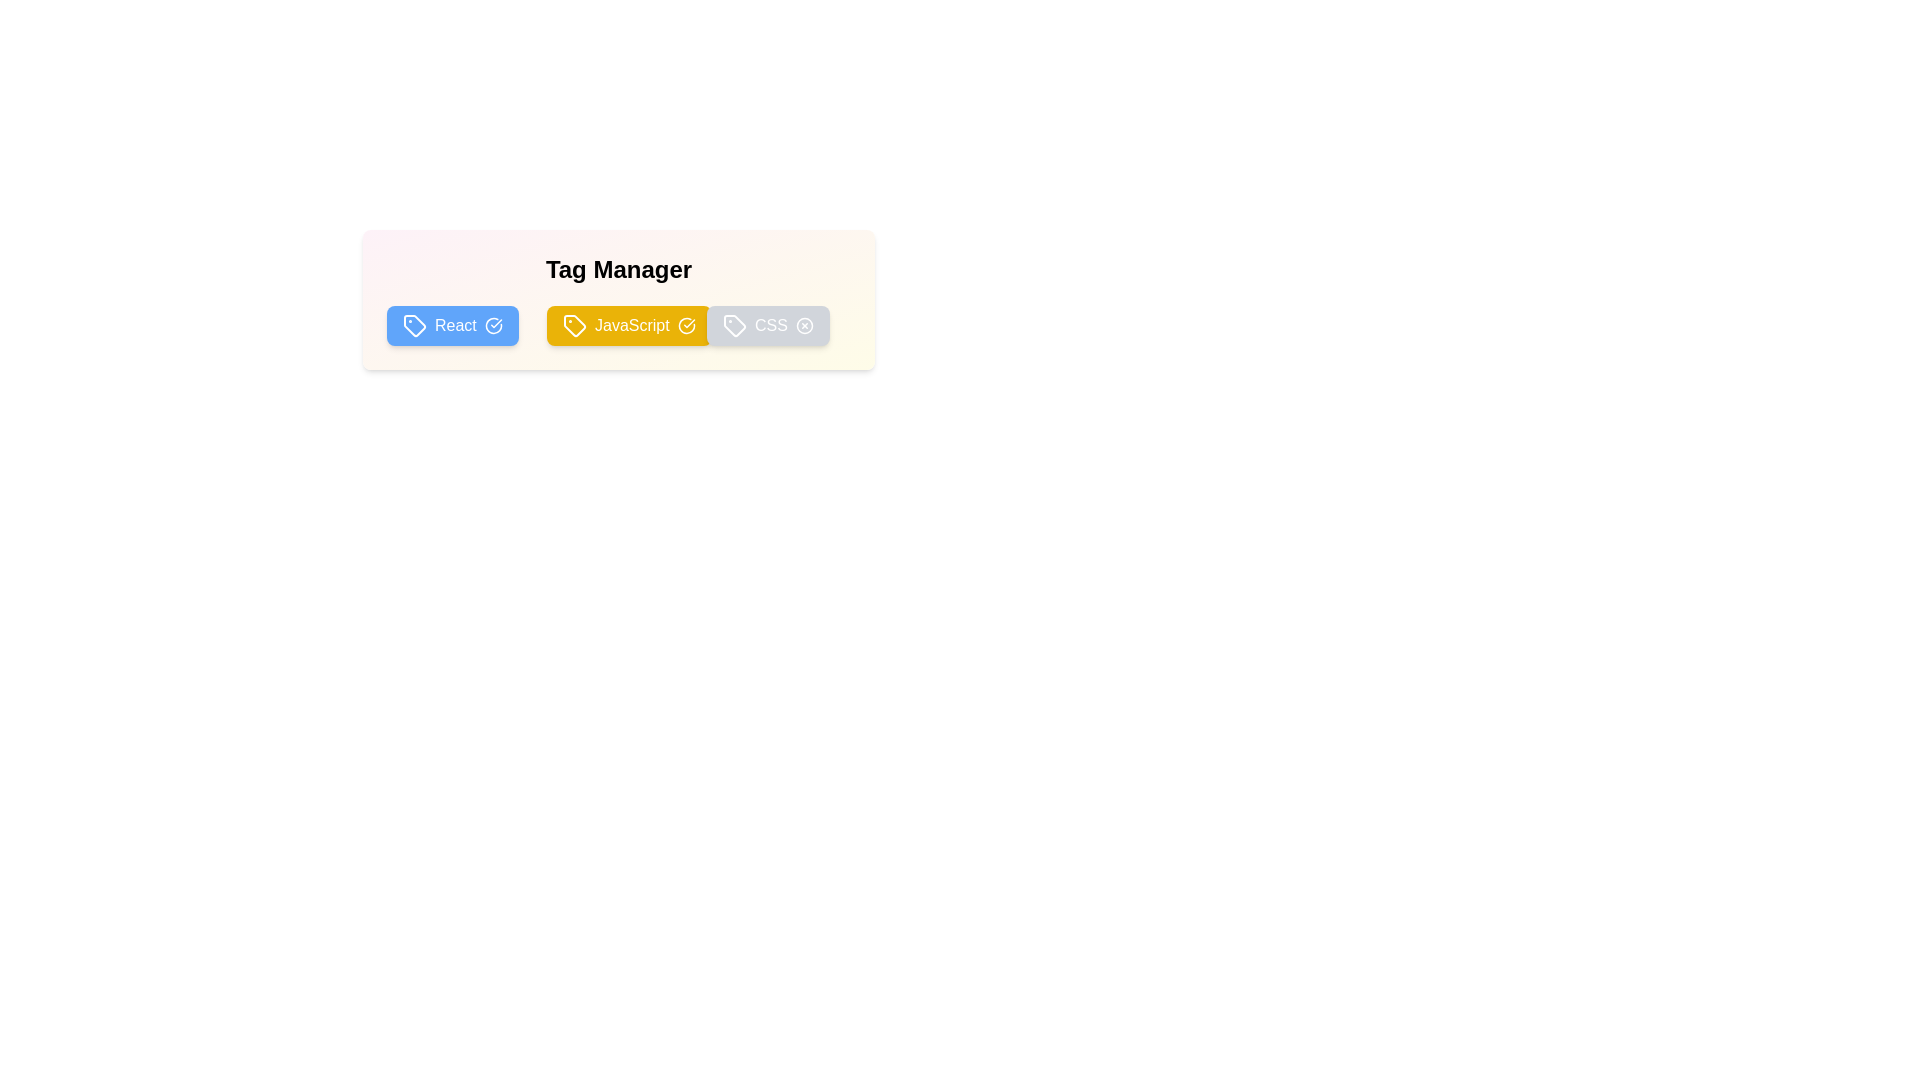 Image resolution: width=1920 pixels, height=1080 pixels. What do you see at coordinates (628, 325) in the screenshot?
I see `the tag JavaScript` at bounding box center [628, 325].